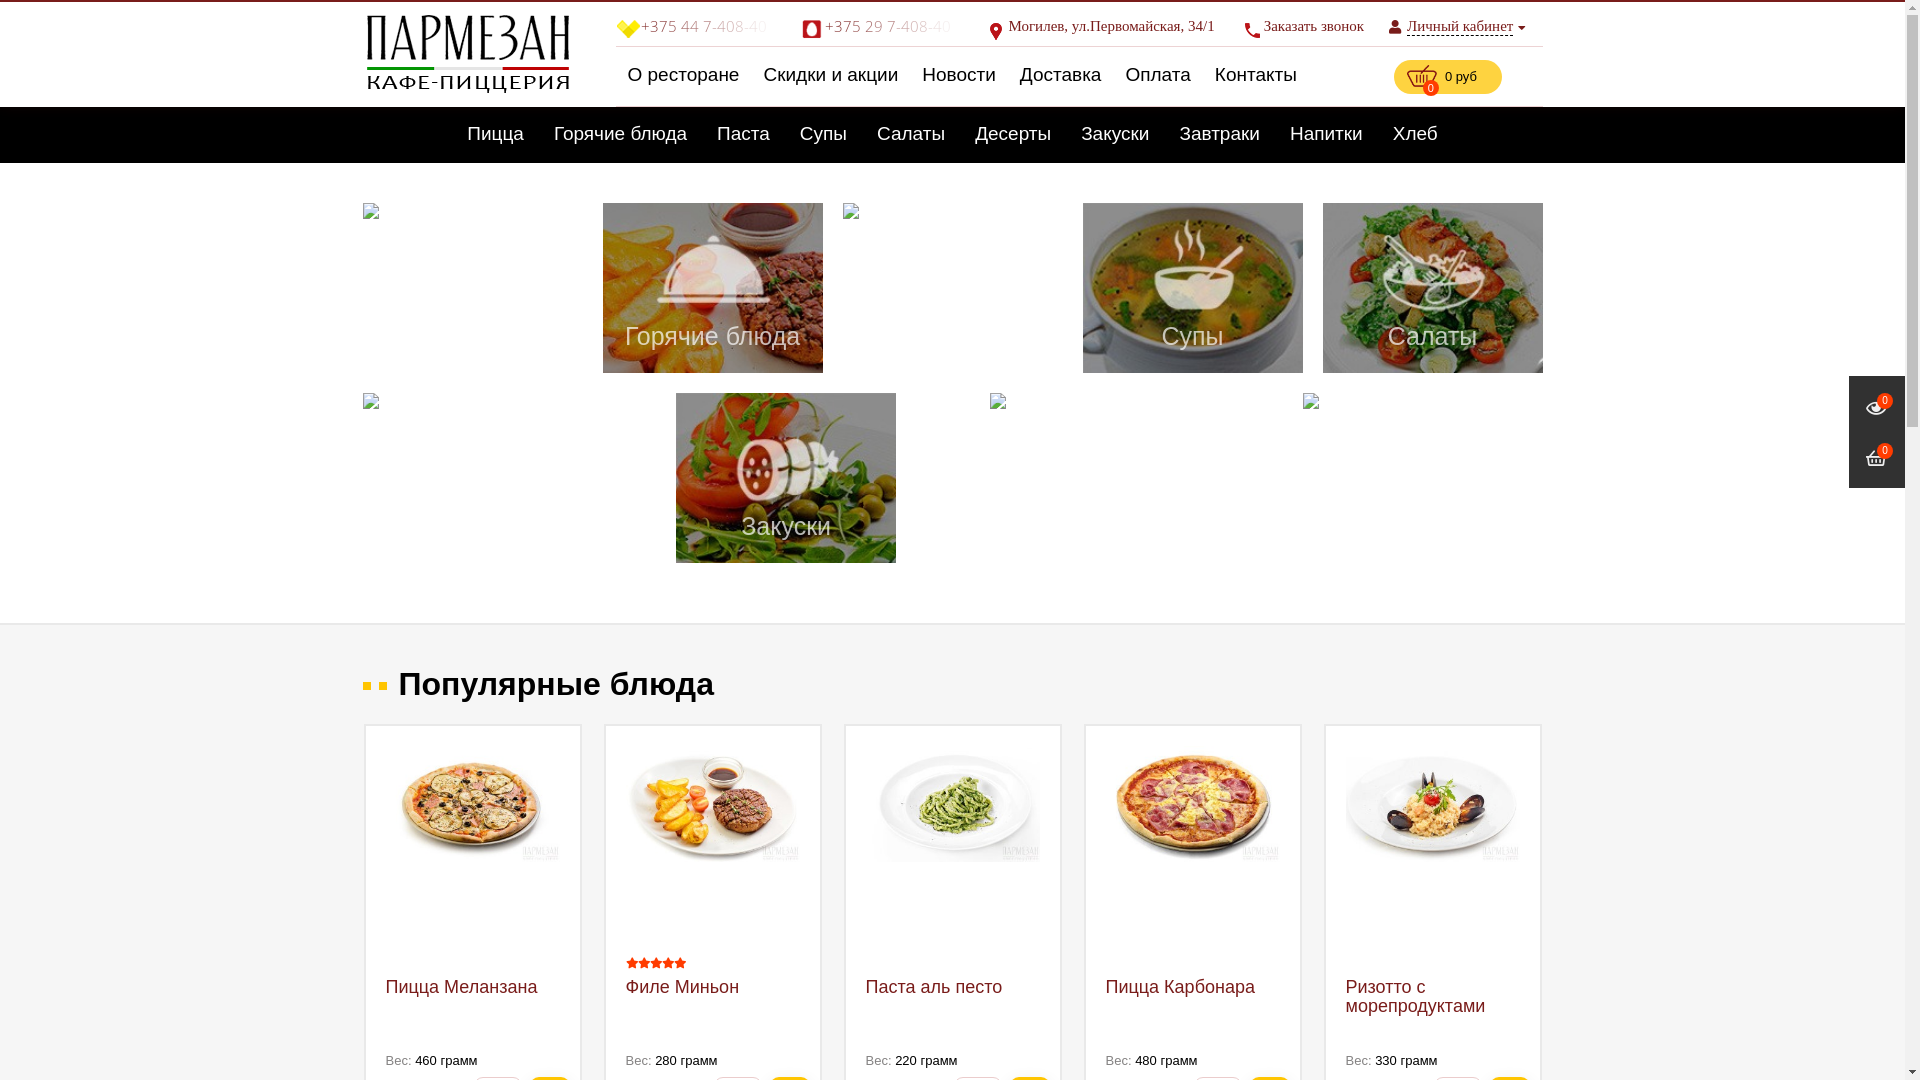  Describe the element at coordinates (1875, 407) in the screenshot. I see `'0'` at that location.